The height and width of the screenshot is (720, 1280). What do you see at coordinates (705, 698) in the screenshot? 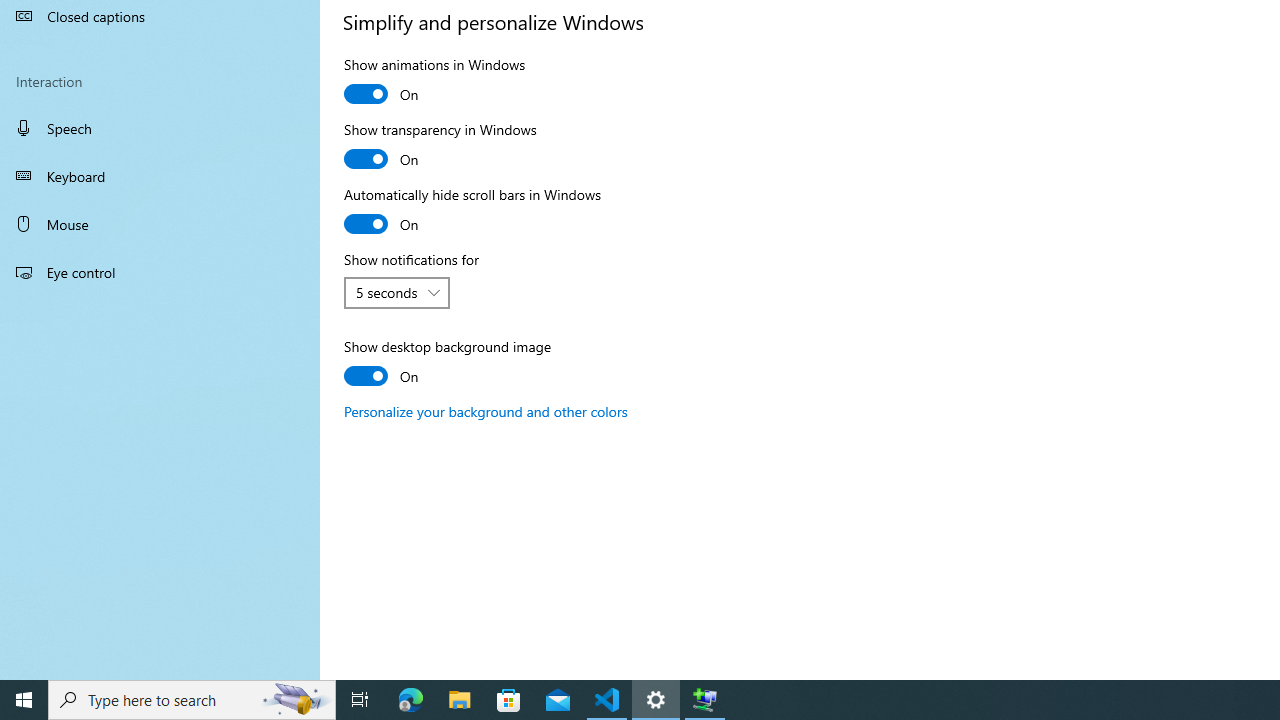
I see `'Extensible Wizards Host Process - 1 running window'` at bounding box center [705, 698].